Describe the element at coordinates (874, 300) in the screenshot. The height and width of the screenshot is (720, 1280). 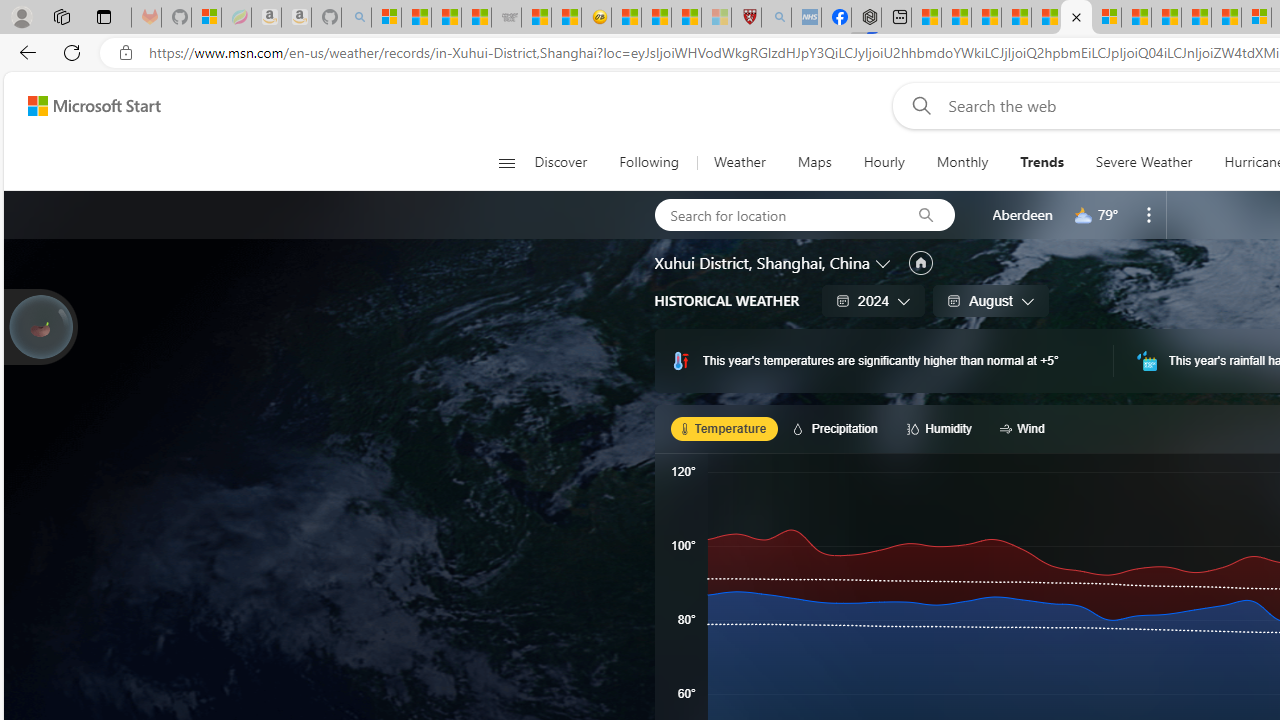
I see `'2024'` at that location.